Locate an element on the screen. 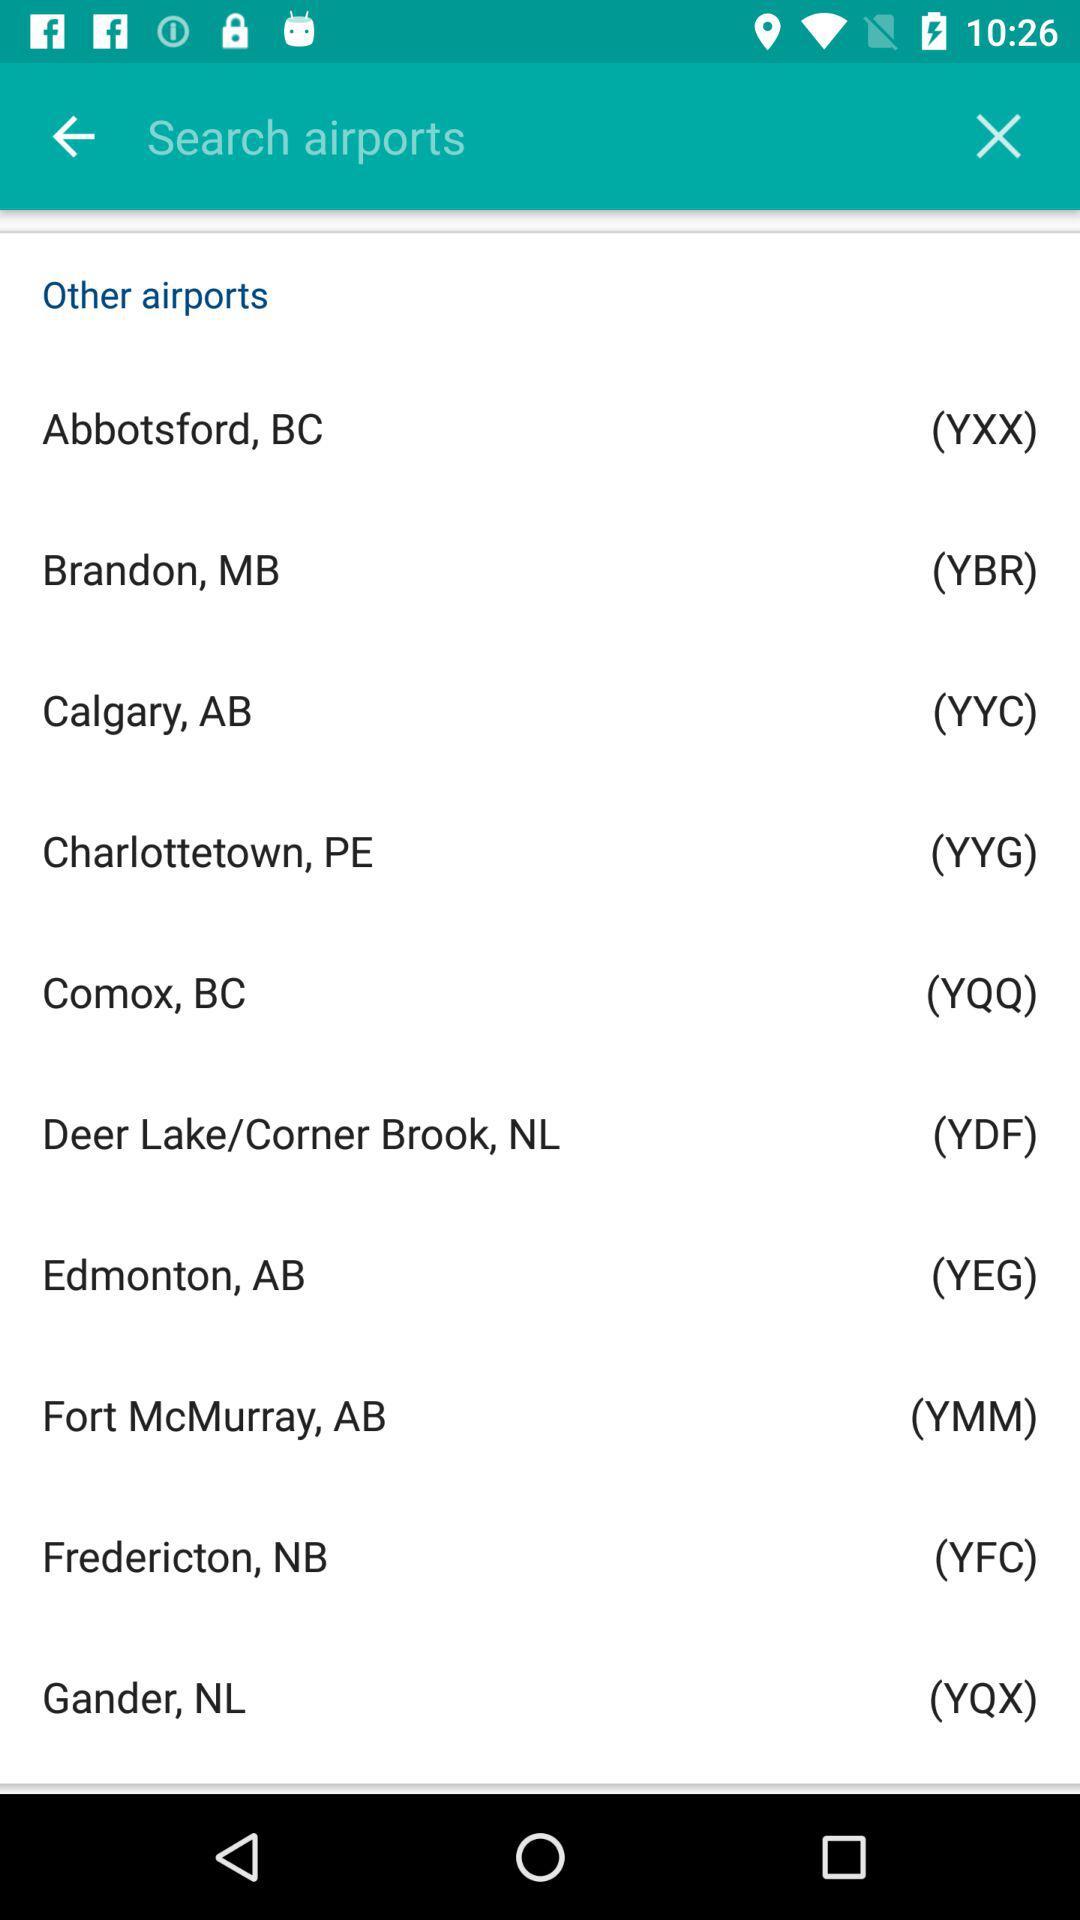 The height and width of the screenshot is (1920, 1080). search places is located at coordinates (566, 135).